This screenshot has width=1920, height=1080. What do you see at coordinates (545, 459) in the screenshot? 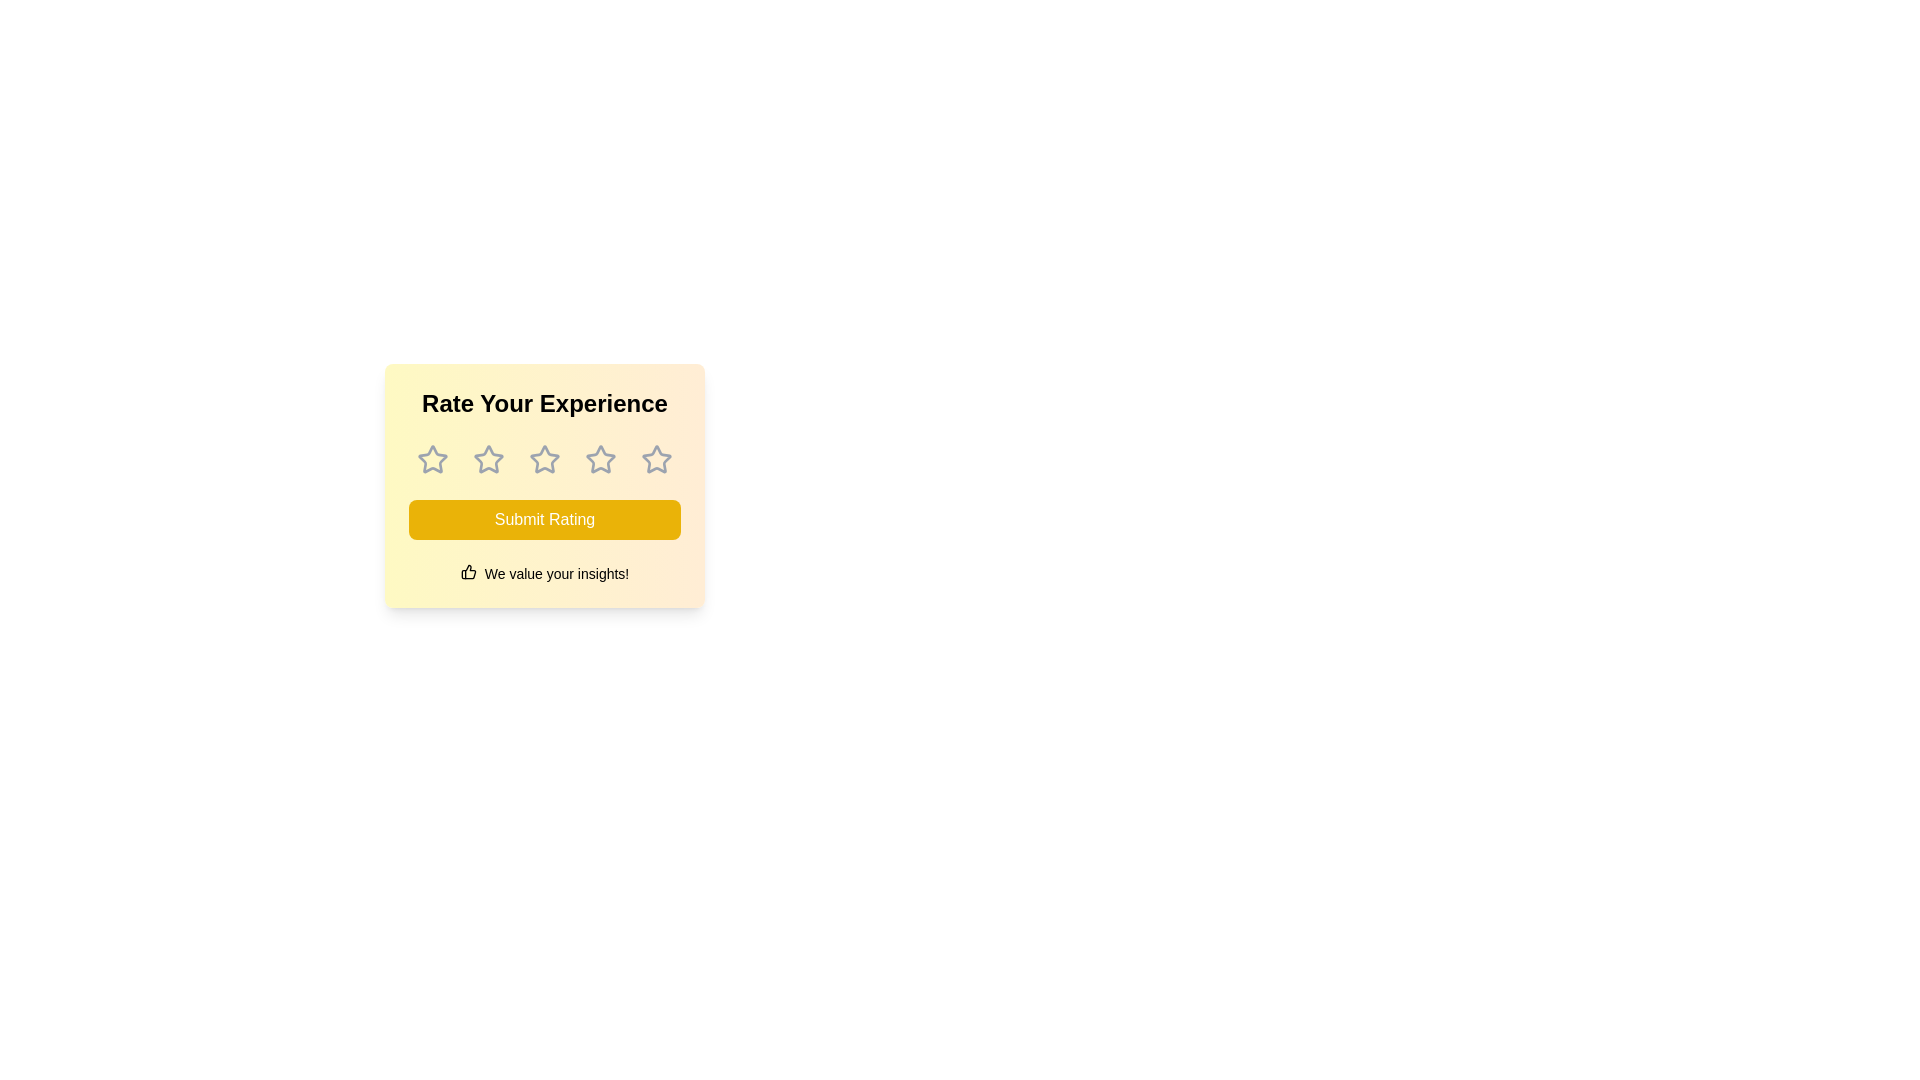
I see `the third star in the 5-star rating system` at bounding box center [545, 459].